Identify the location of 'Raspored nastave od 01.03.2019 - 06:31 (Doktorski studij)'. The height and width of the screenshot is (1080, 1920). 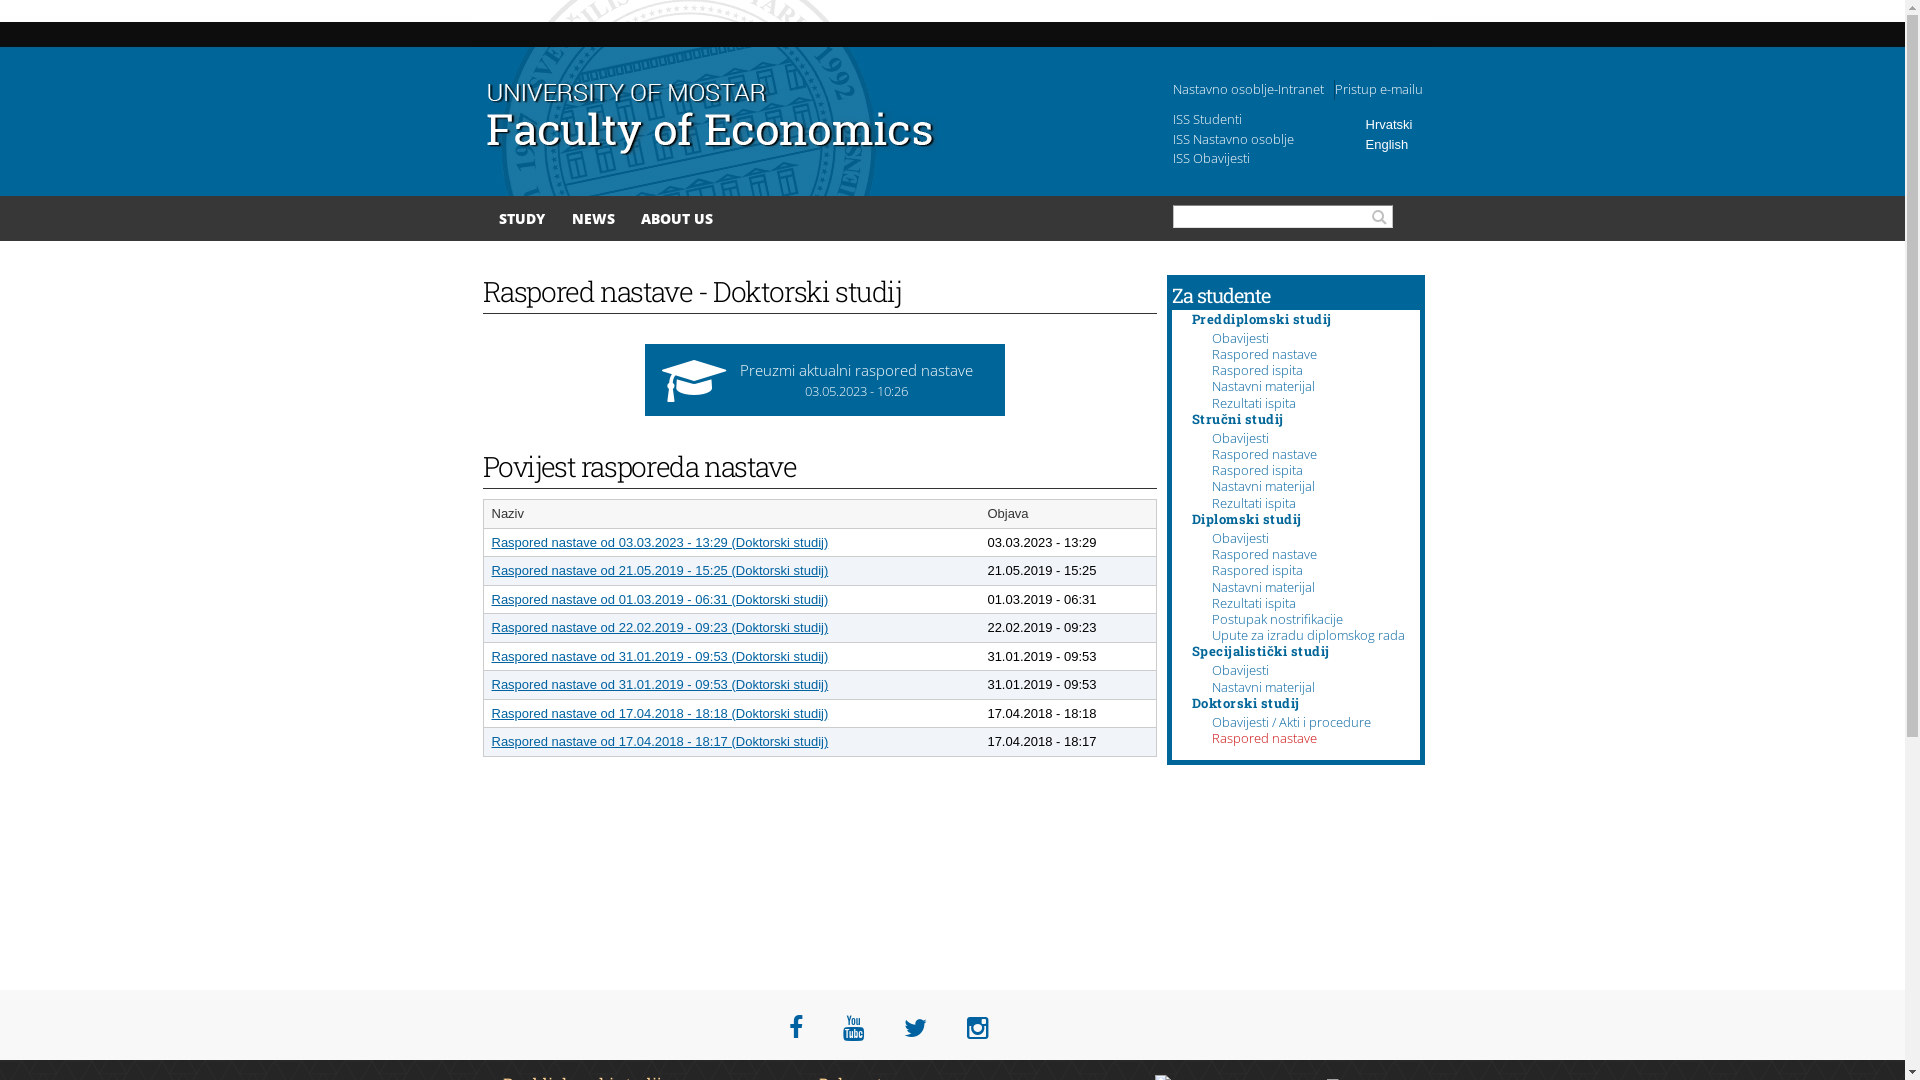
(660, 598).